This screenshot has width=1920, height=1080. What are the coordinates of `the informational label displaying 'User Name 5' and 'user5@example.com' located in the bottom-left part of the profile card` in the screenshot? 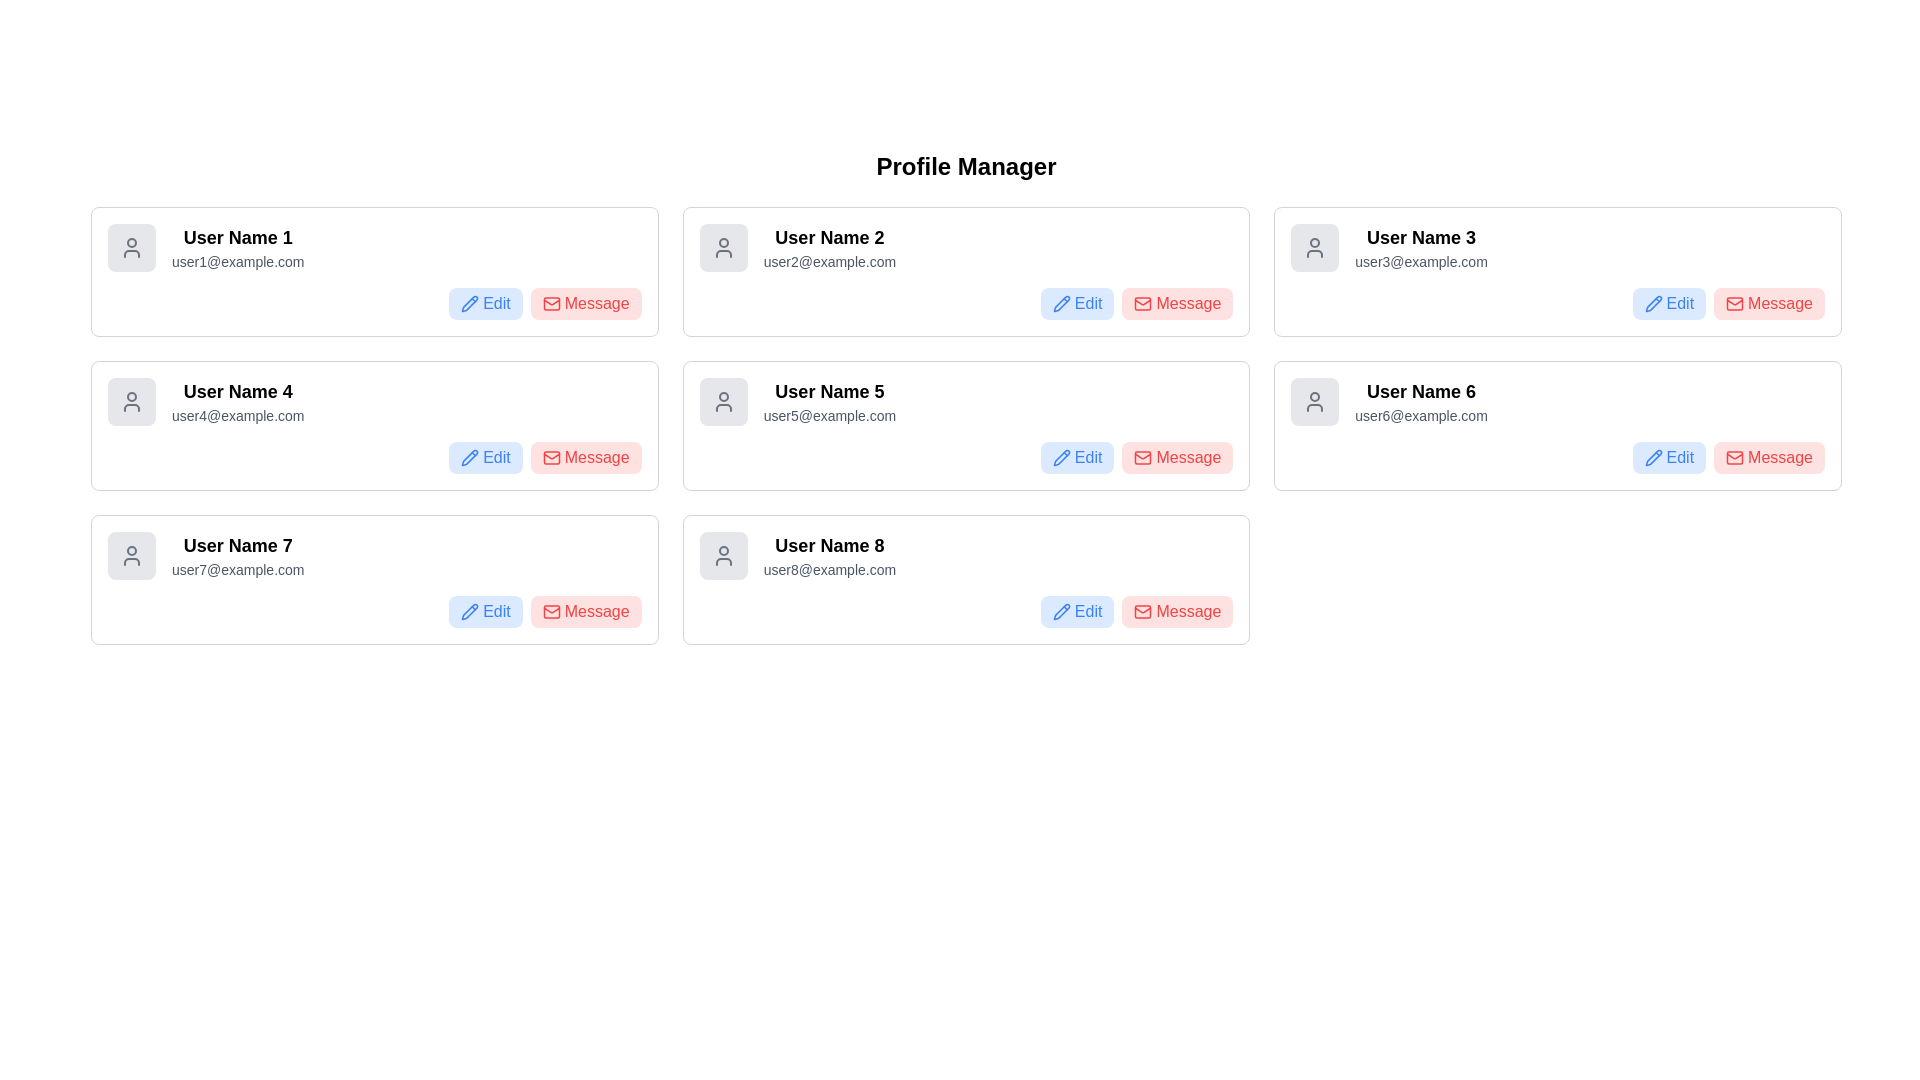 It's located at (829, 401).